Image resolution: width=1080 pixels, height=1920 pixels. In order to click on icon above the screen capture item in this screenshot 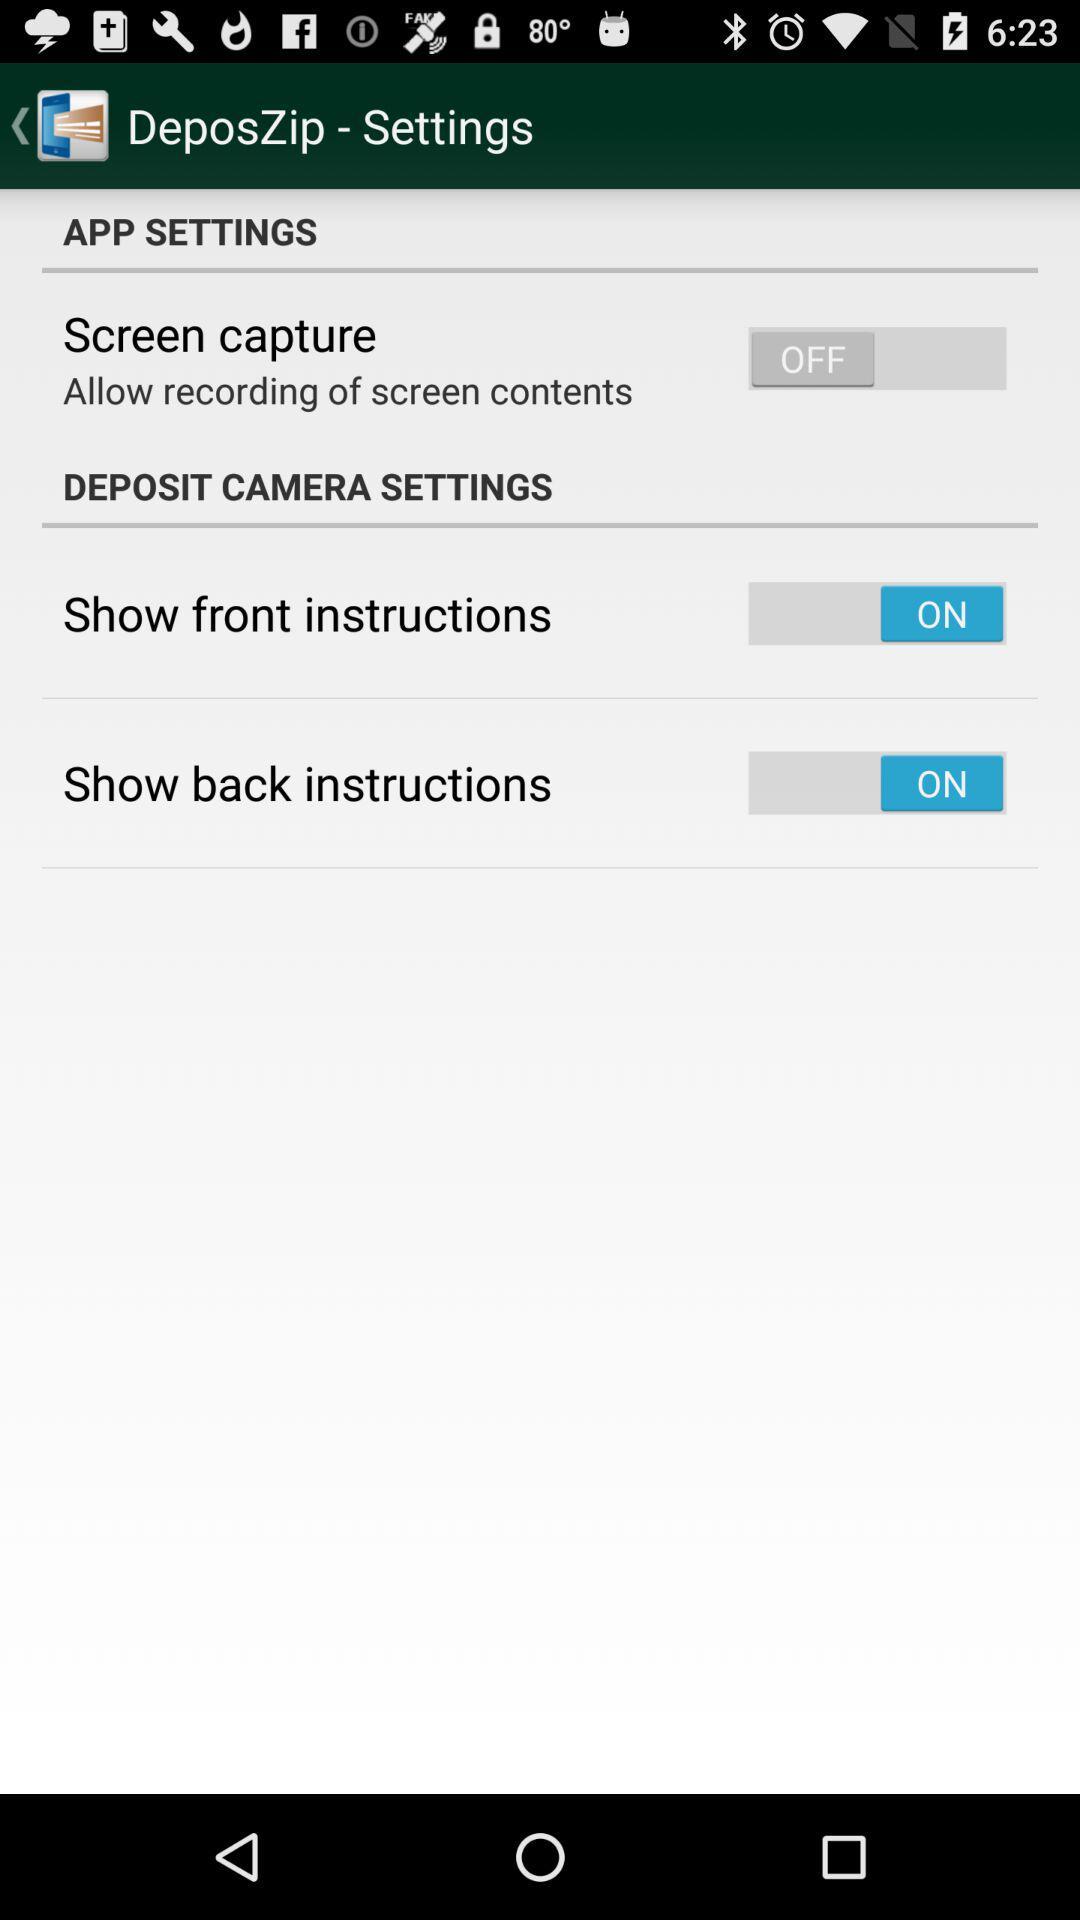, I will do `click(540, 230)`.